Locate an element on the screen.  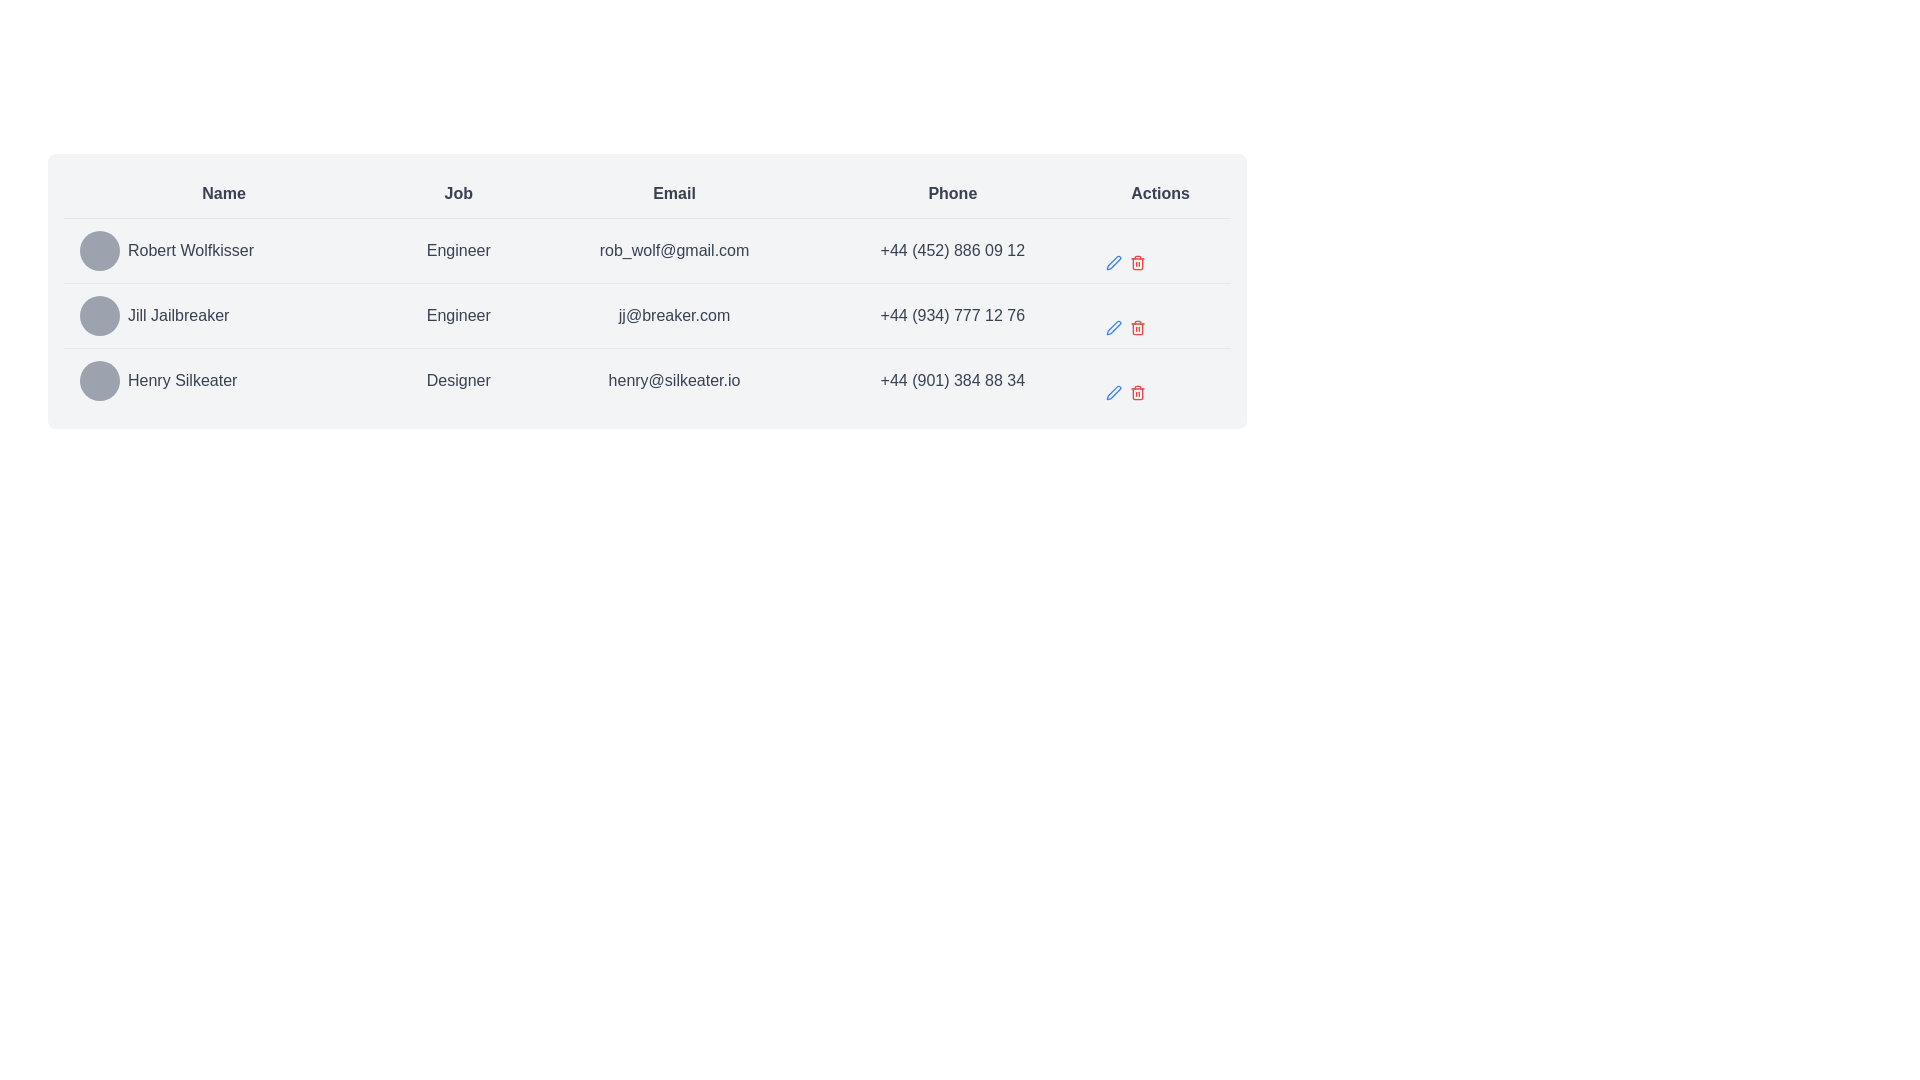
the edit icon button located in the 'Actions' column of the second row in the table is located at coordinates (1112, 261).